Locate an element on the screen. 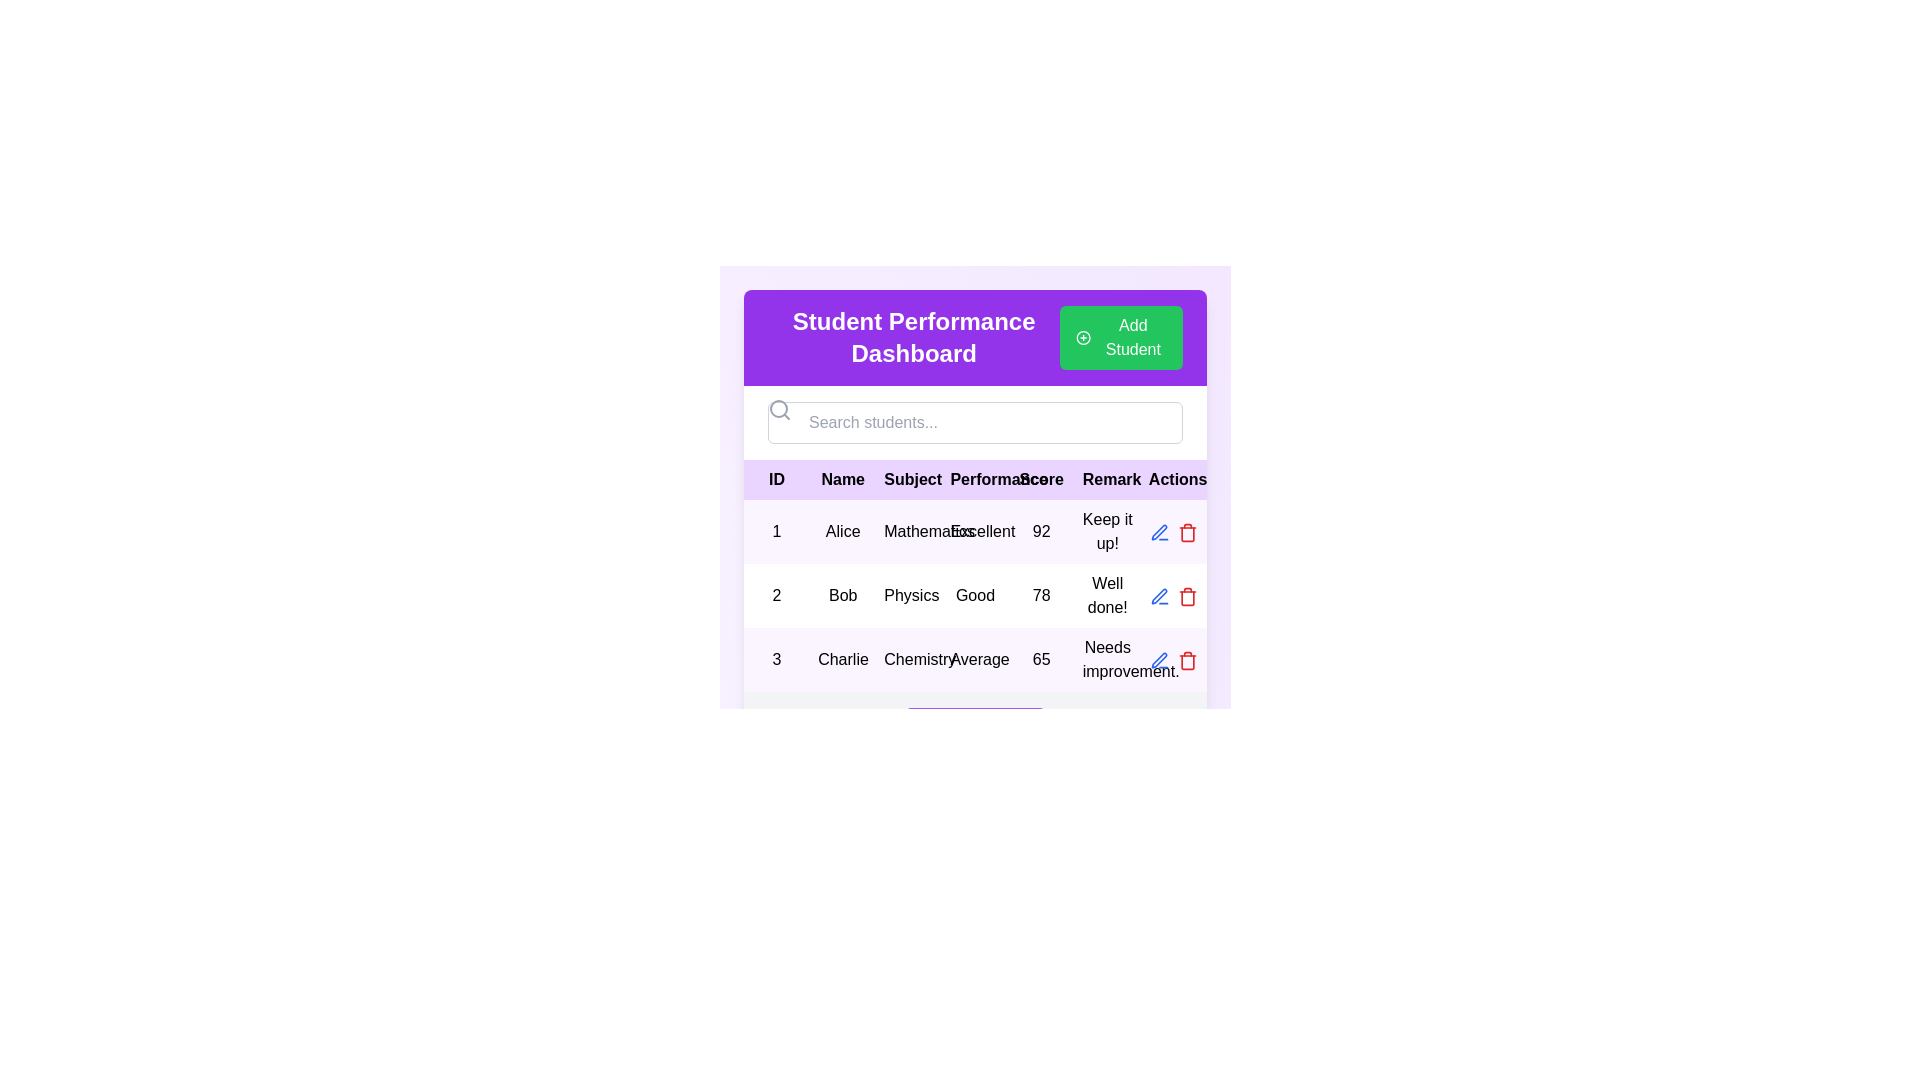 The height and width of the screenshot is (1080, 1920). the 'Performance' table header, which is the fourth header in a sequence of seven, located in the header row of a table, with 'Subject' to its left and 'Score' to its right is located at coordinates (975, 479).